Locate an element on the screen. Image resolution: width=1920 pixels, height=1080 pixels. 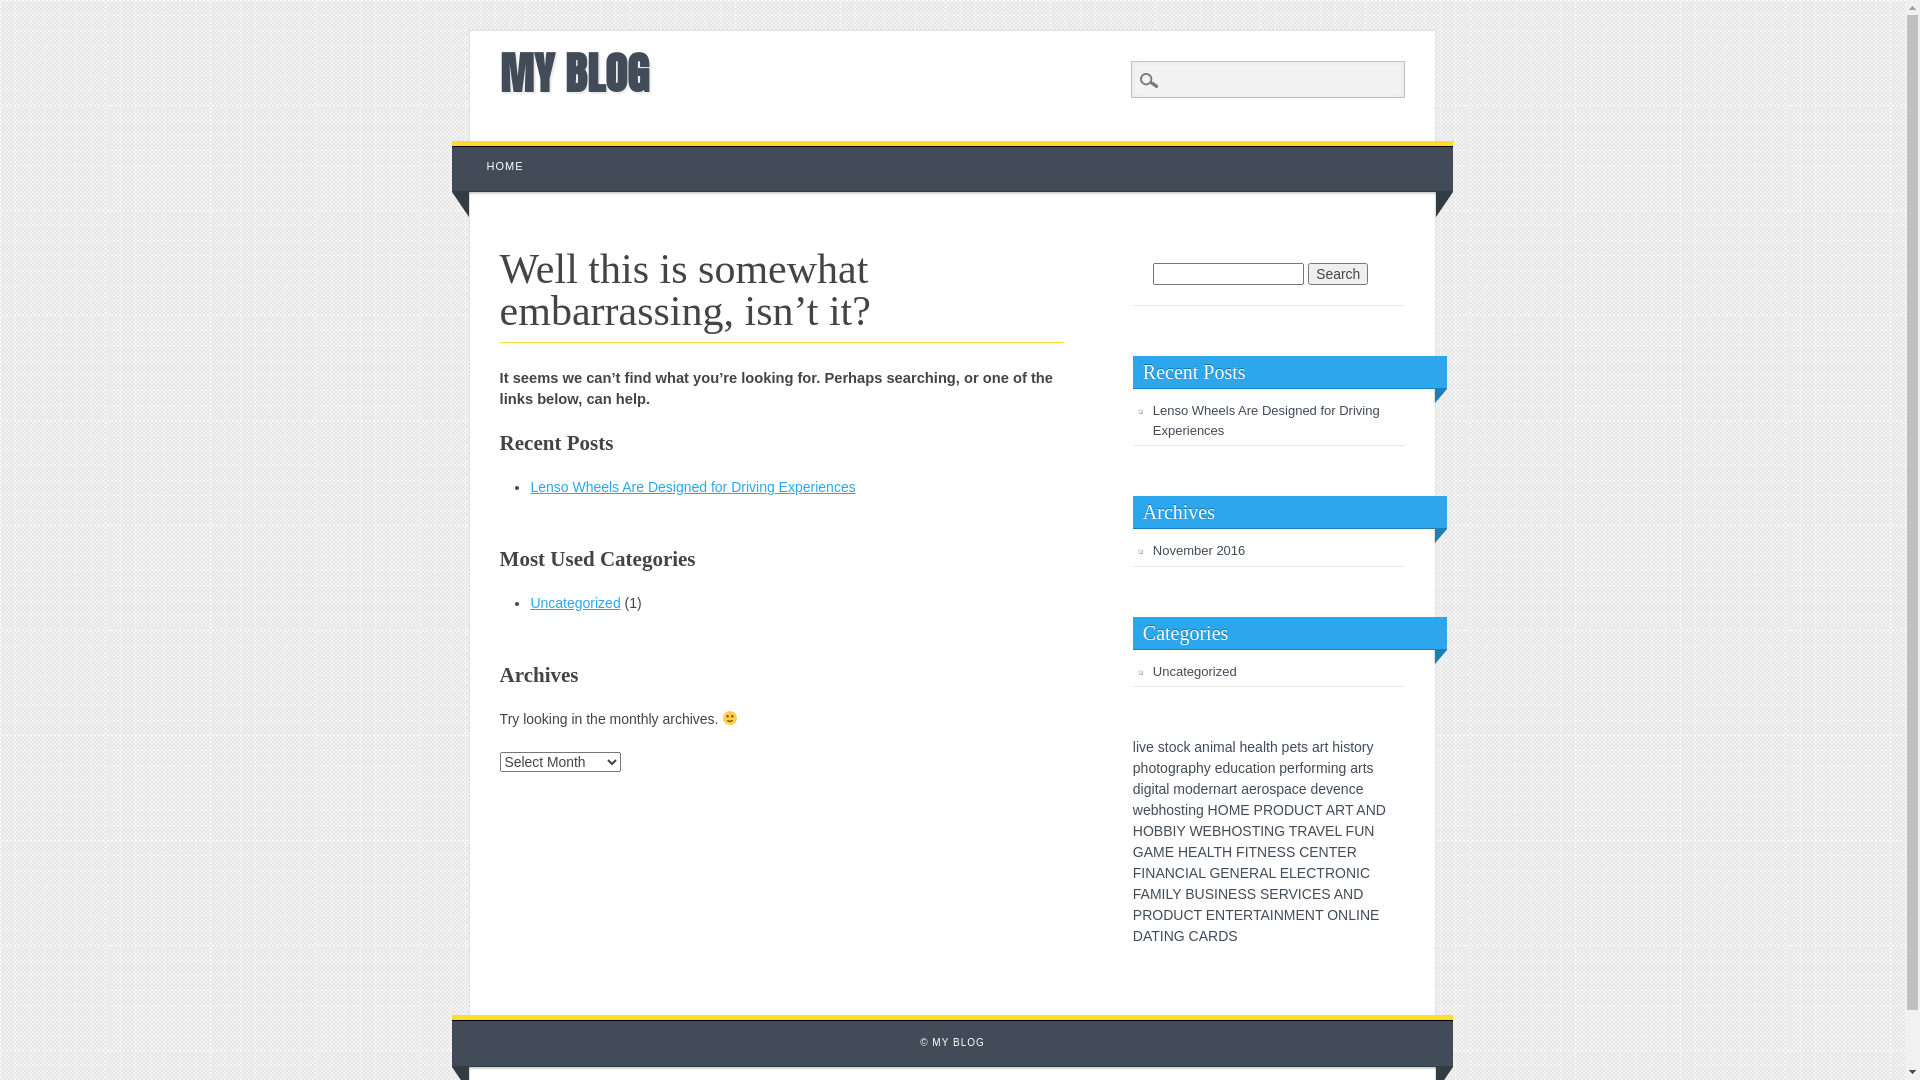
'B' is located at coordinates (1210, 830).